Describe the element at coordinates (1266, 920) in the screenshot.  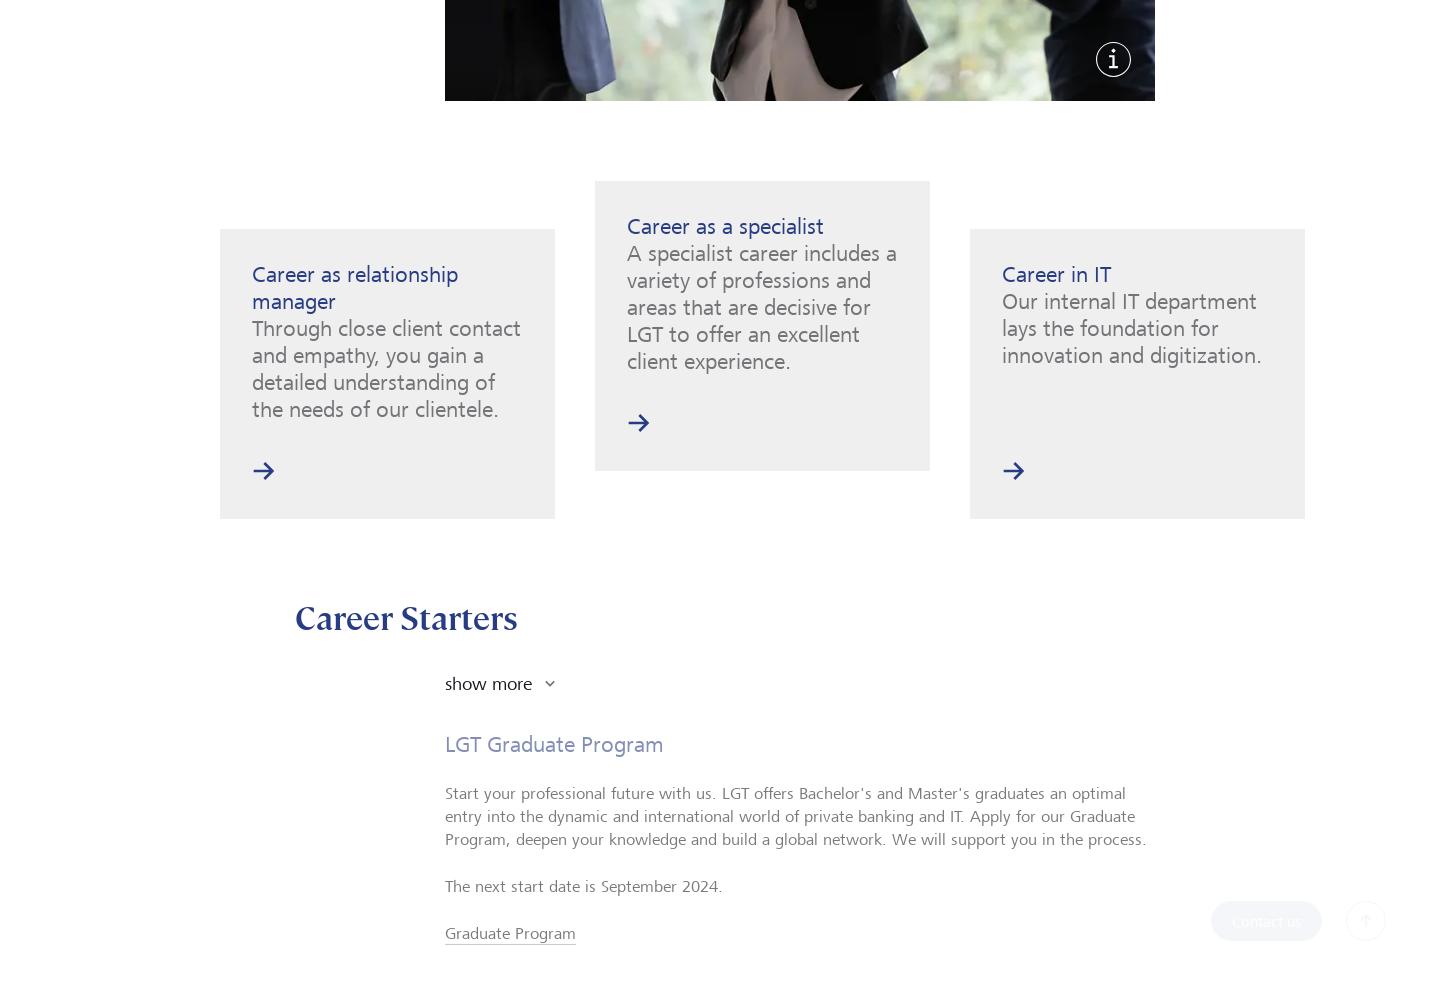
I see `'Contact us'` at that location.